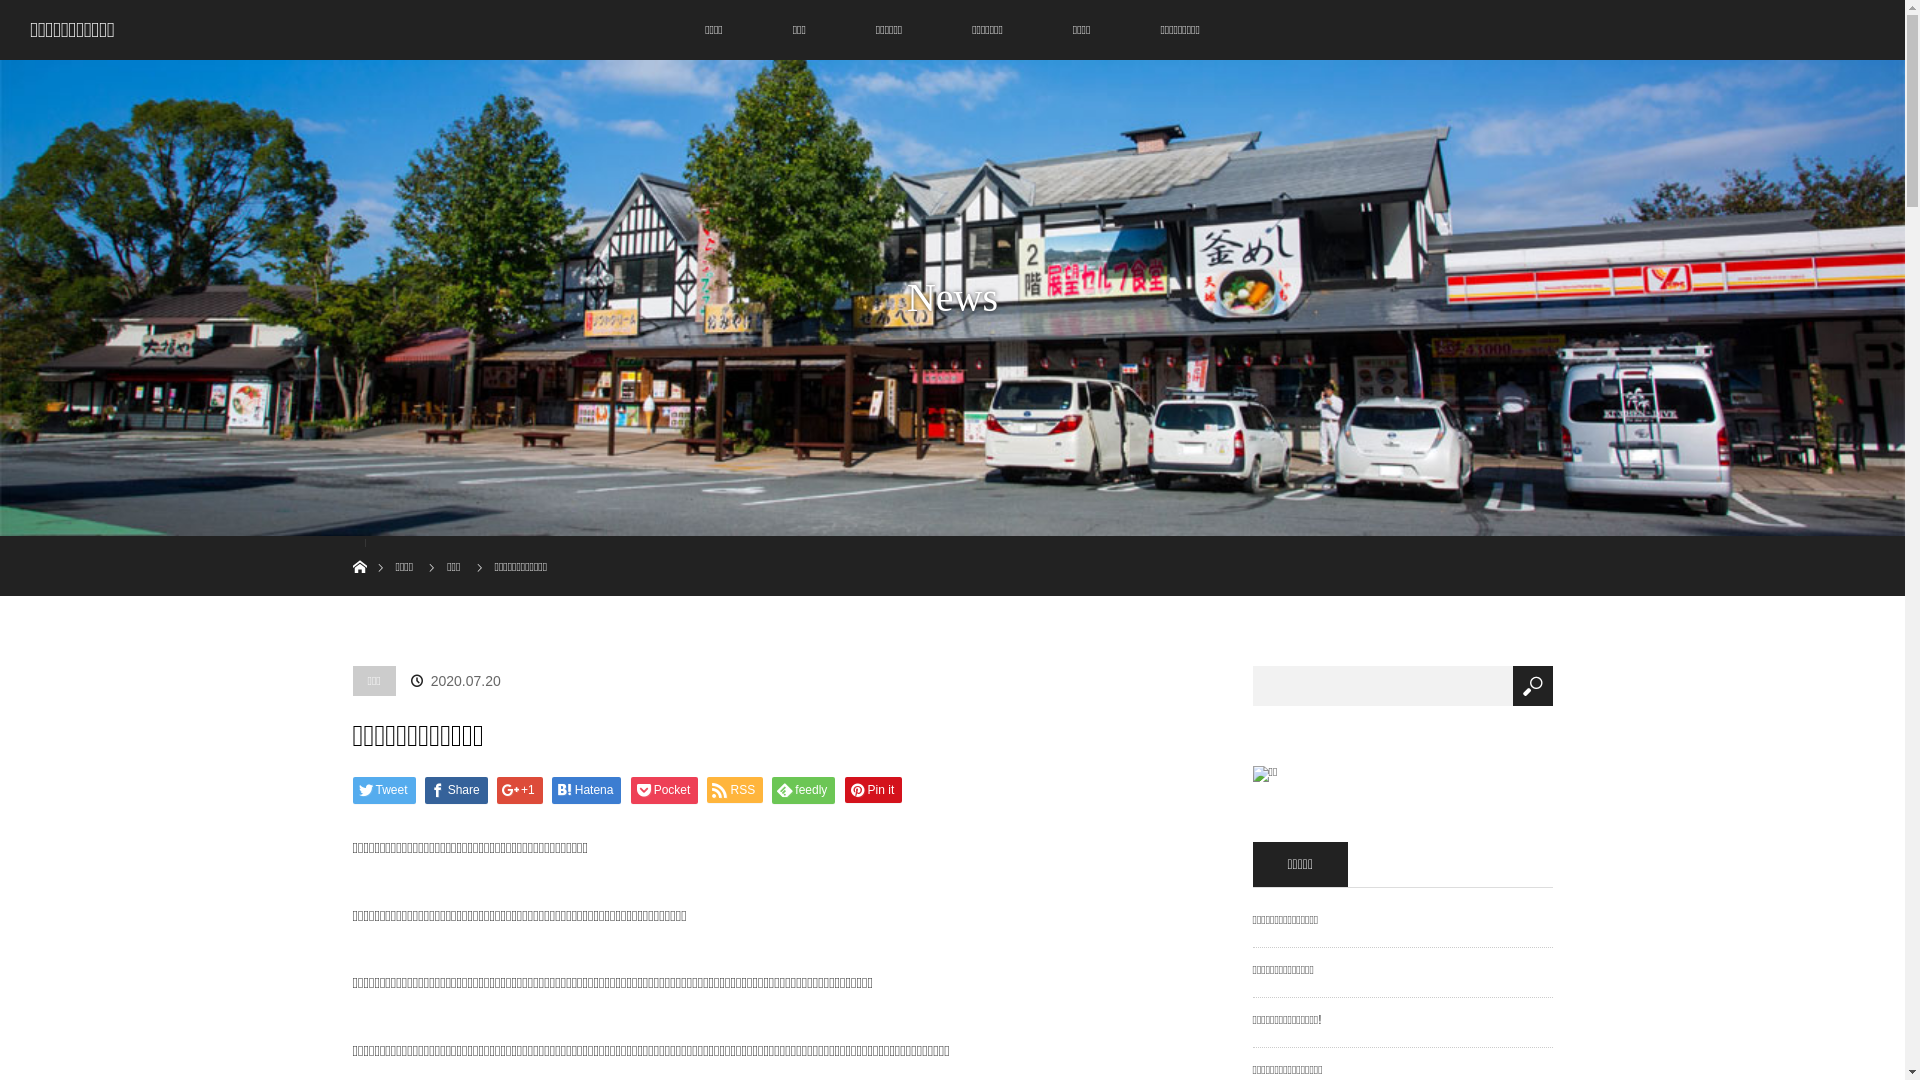 Image resolution: width=1920 pixels, height=1080 pixels. I want to click on '+1', so click(519, 789).